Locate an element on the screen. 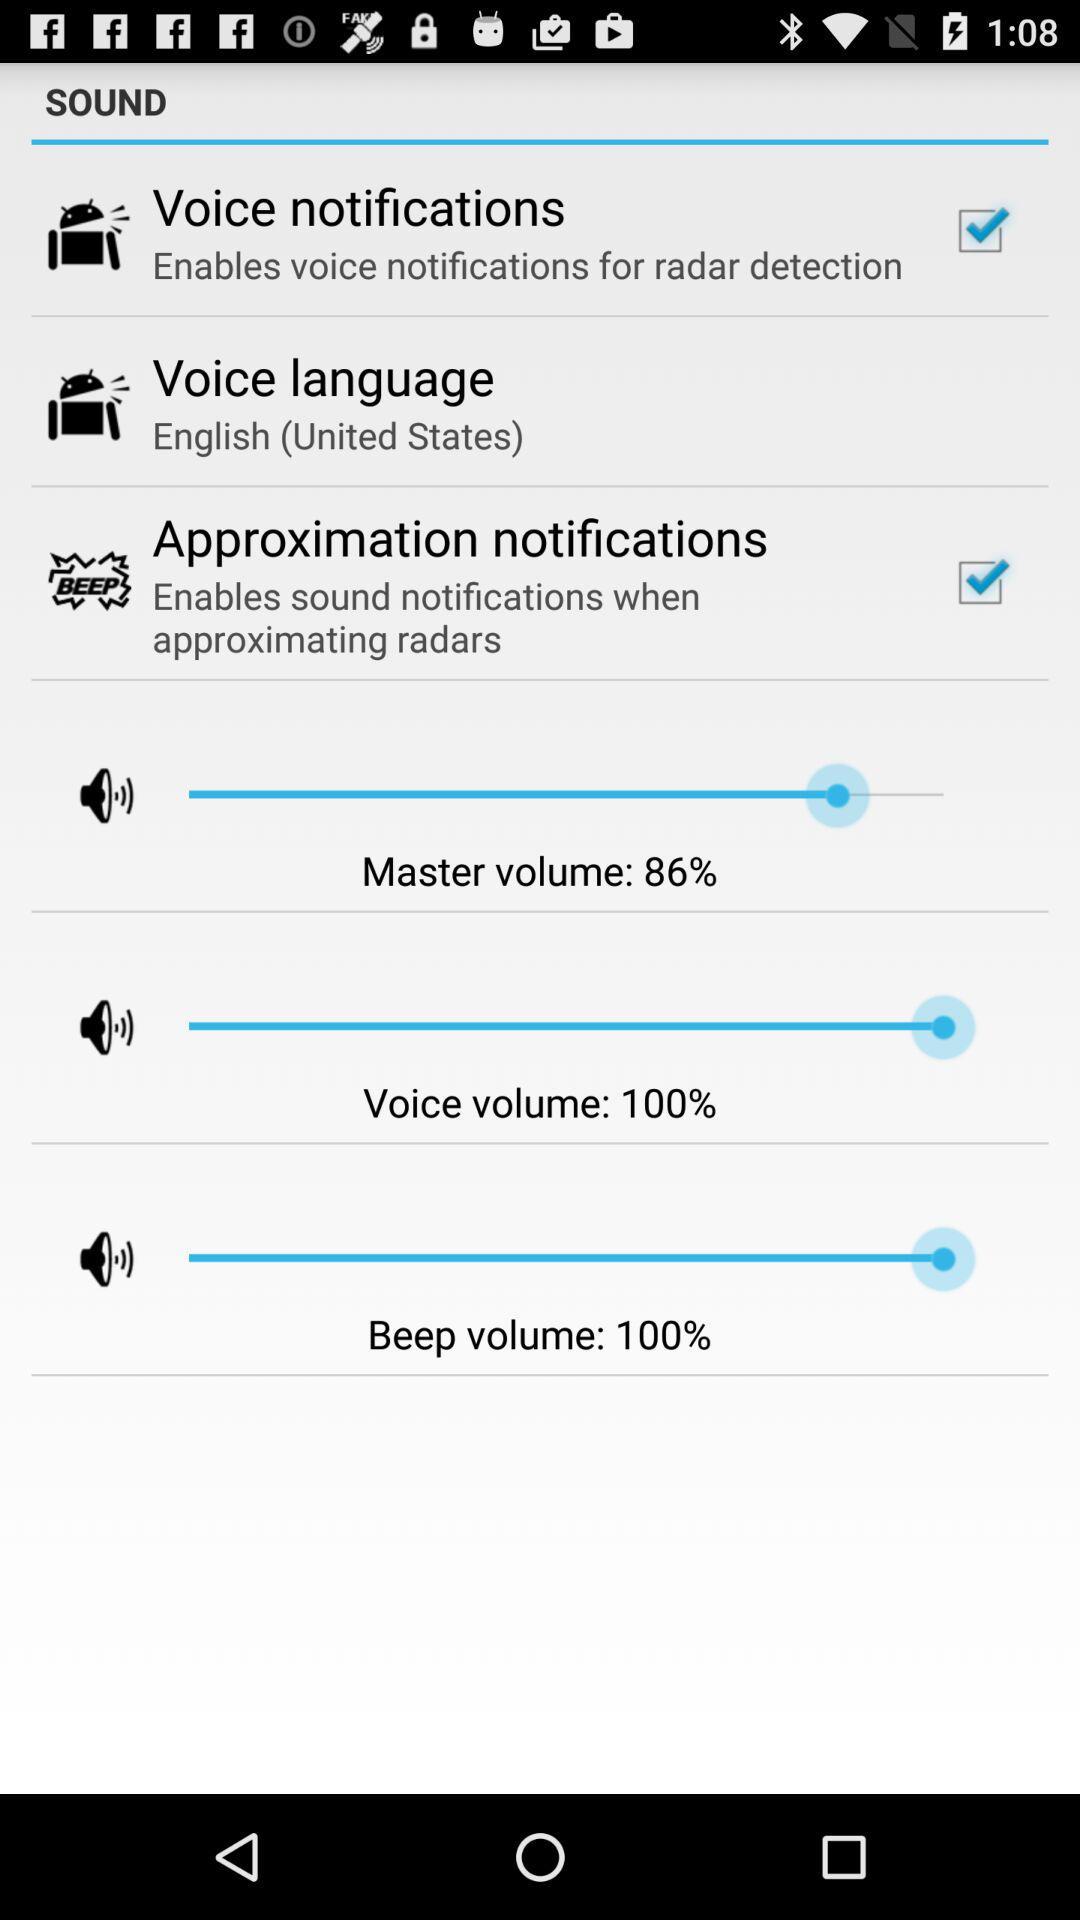  app below voice language app is located at coordinates (337, 434).